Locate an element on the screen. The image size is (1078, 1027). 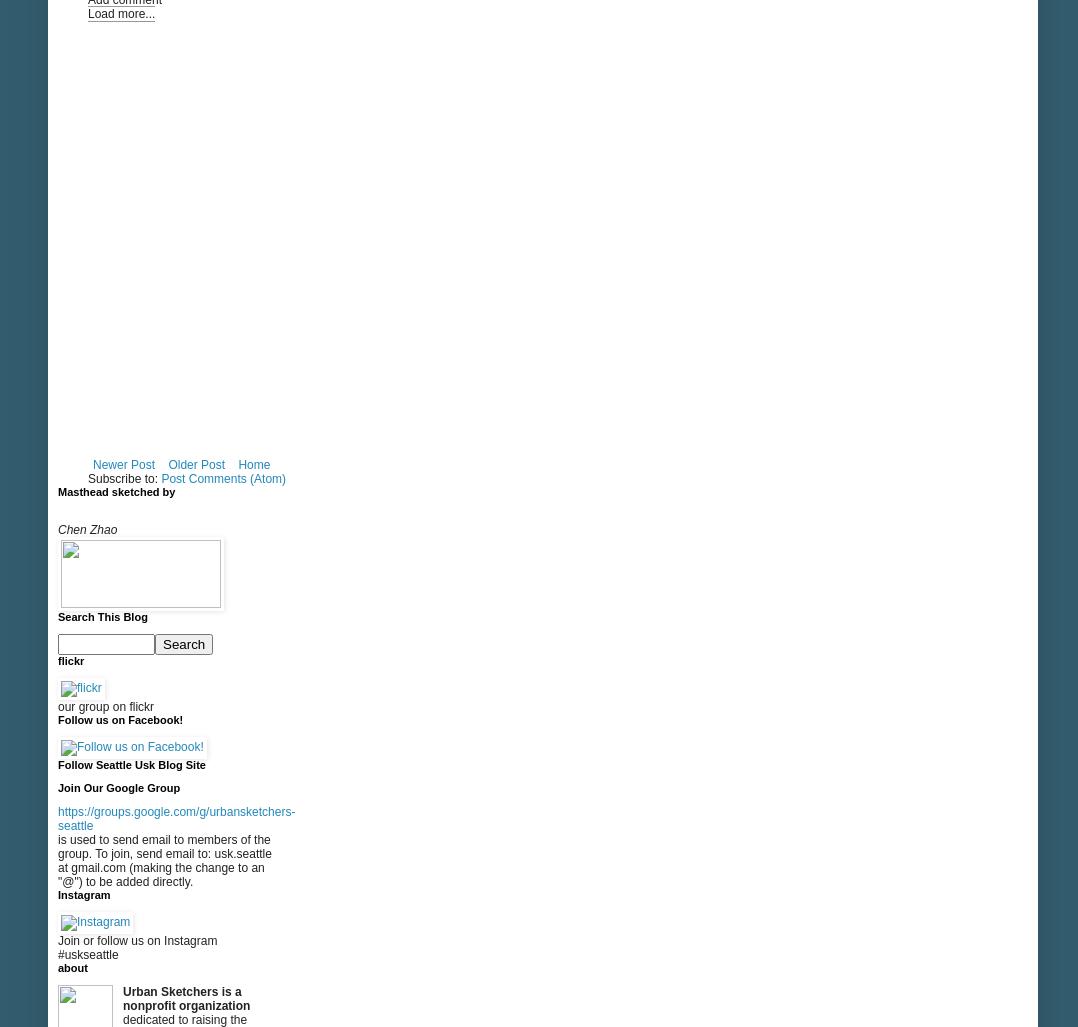
'about' is located at coordinates (72, 968).